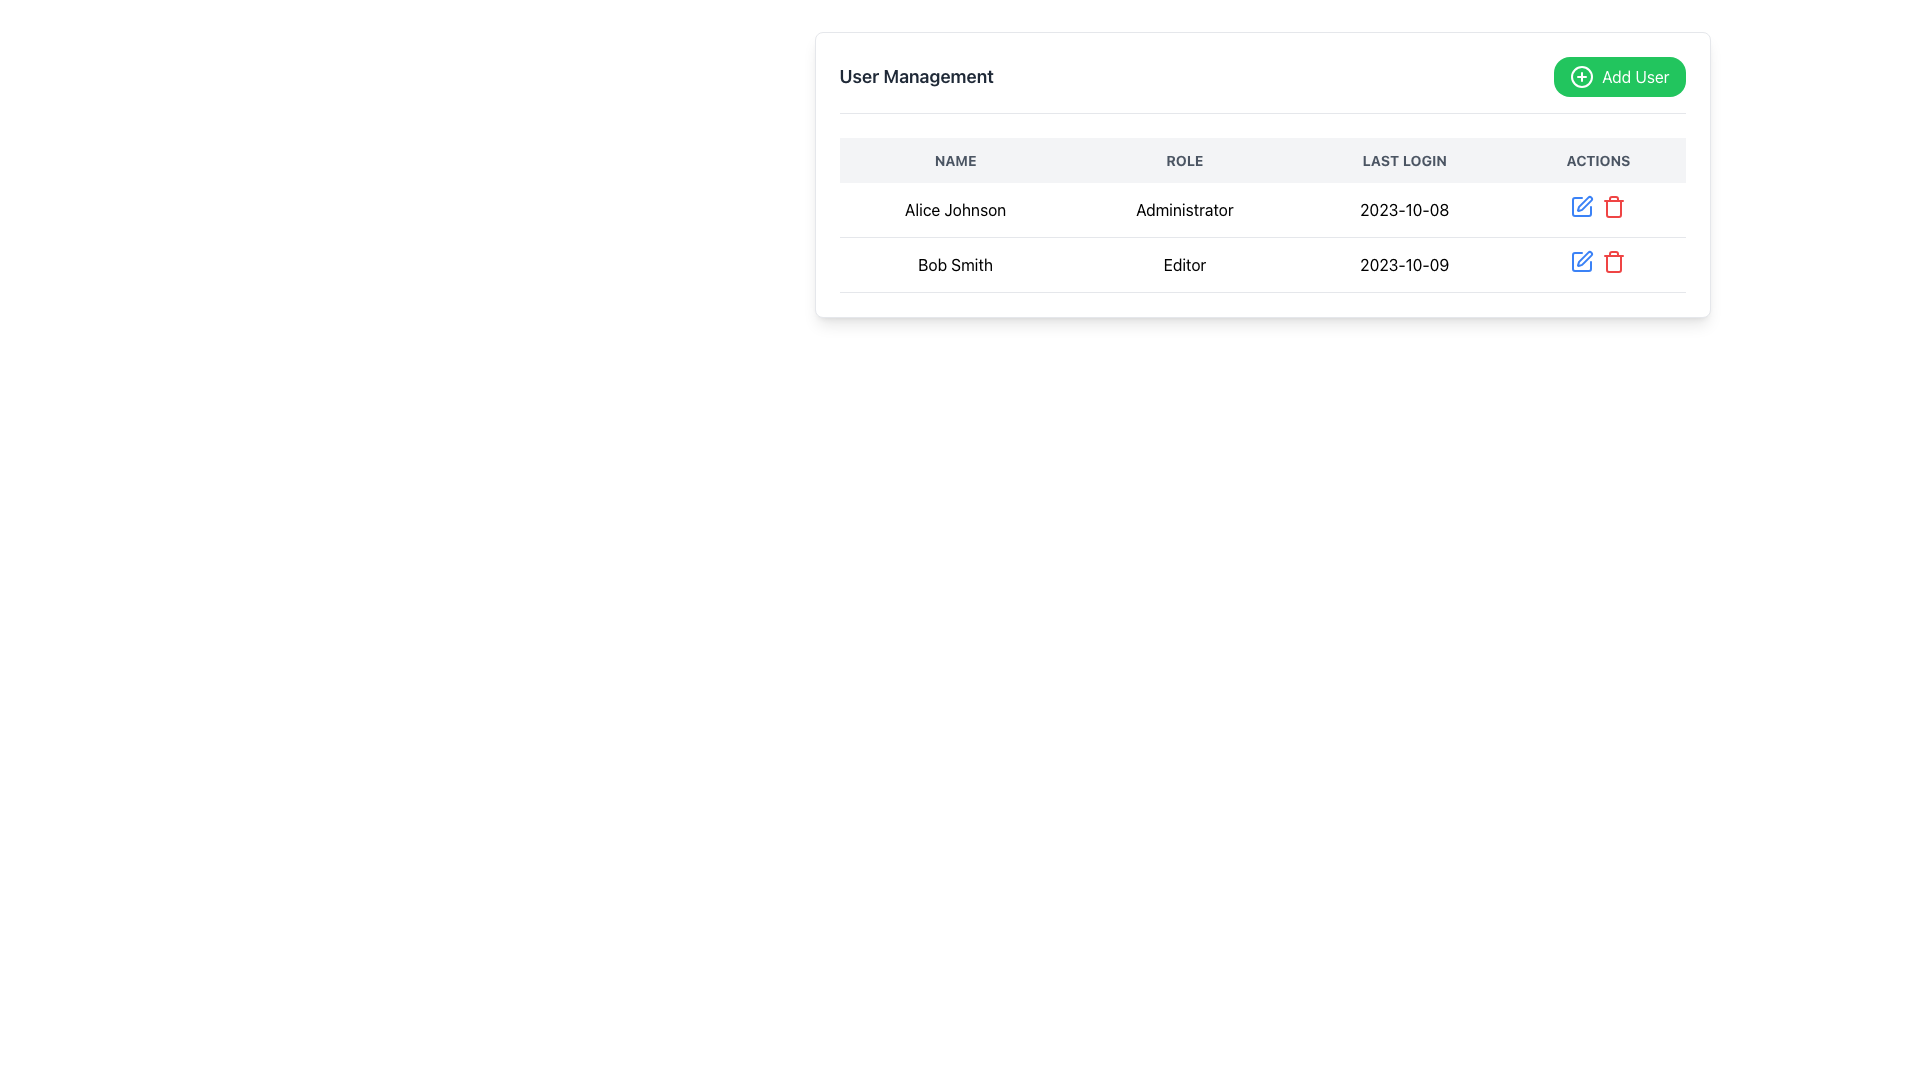  Describe the element at coordinates (1614, 207) in the screenshot. I see `the red trash icon button in the Actions column of the User Management table for user 'Bob Smith'` at that location.